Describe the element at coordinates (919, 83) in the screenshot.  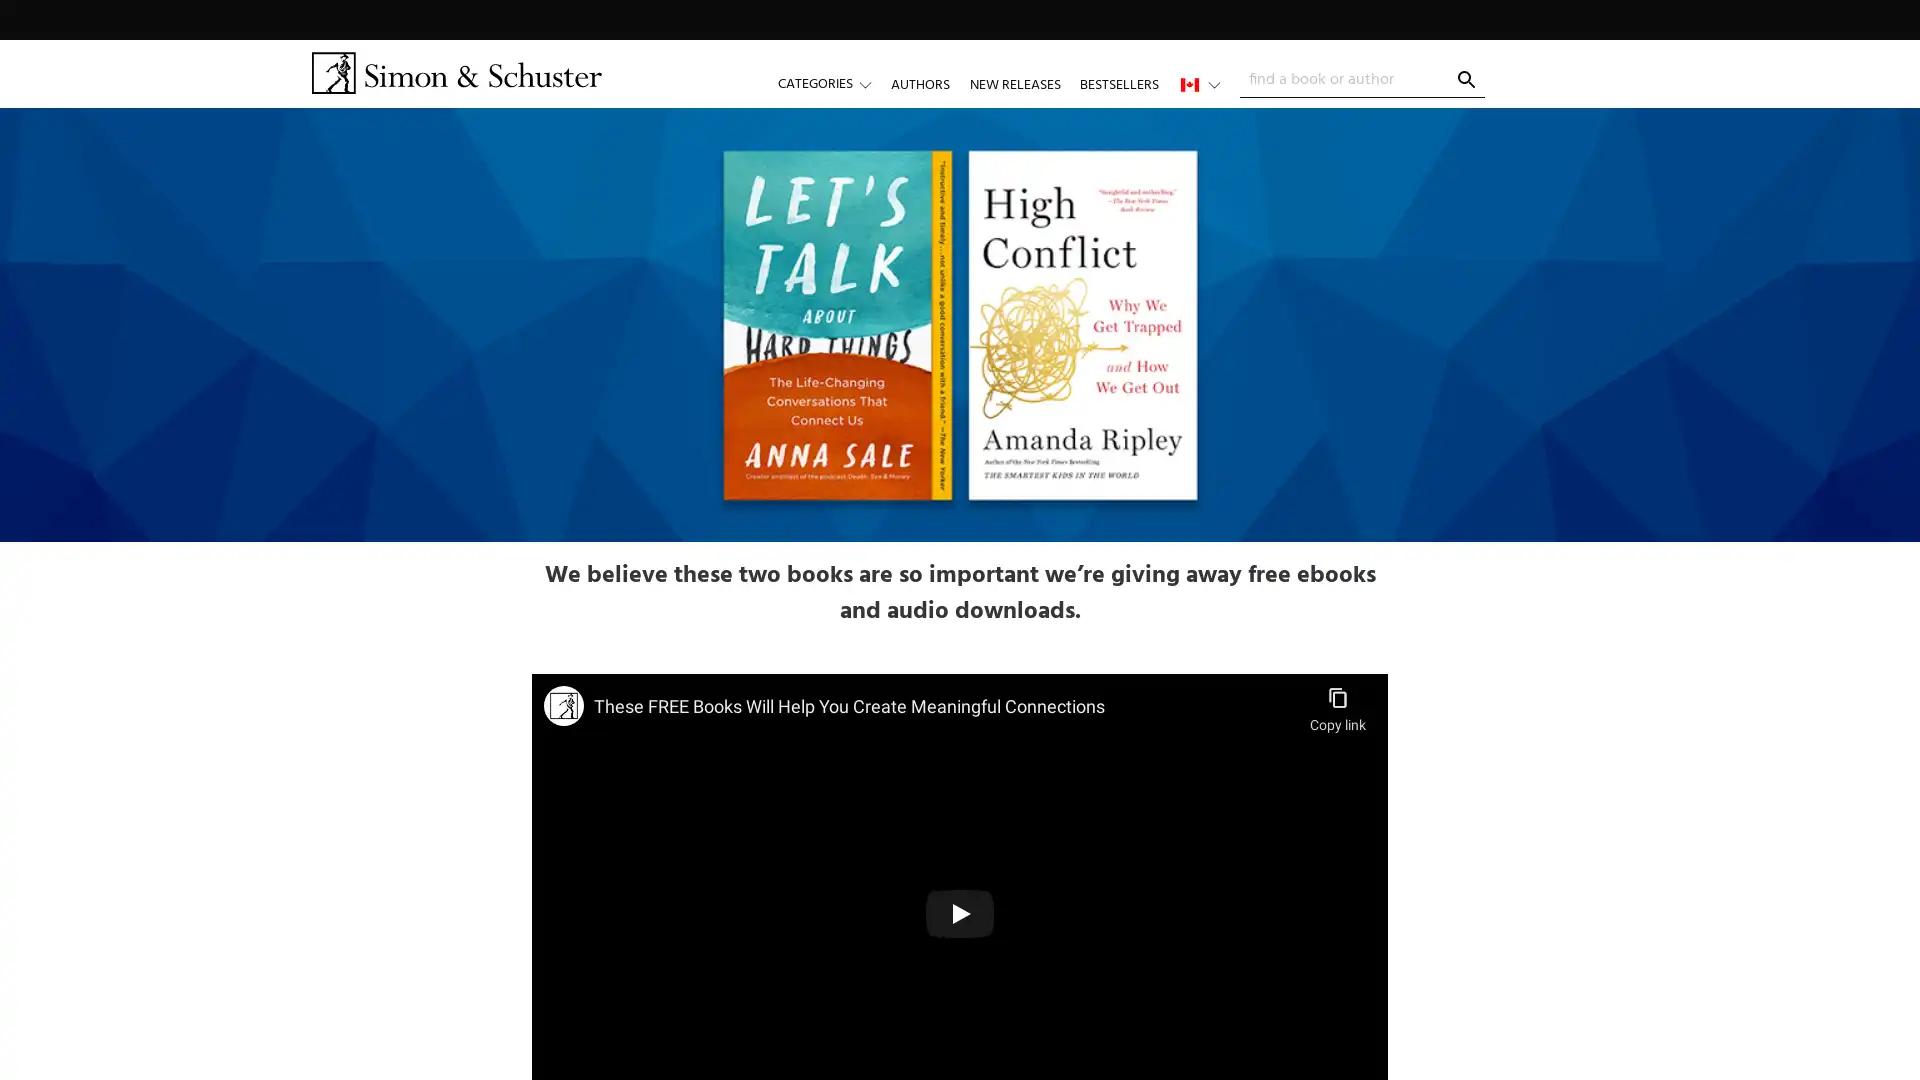
I see `AUTHORS` at that location.